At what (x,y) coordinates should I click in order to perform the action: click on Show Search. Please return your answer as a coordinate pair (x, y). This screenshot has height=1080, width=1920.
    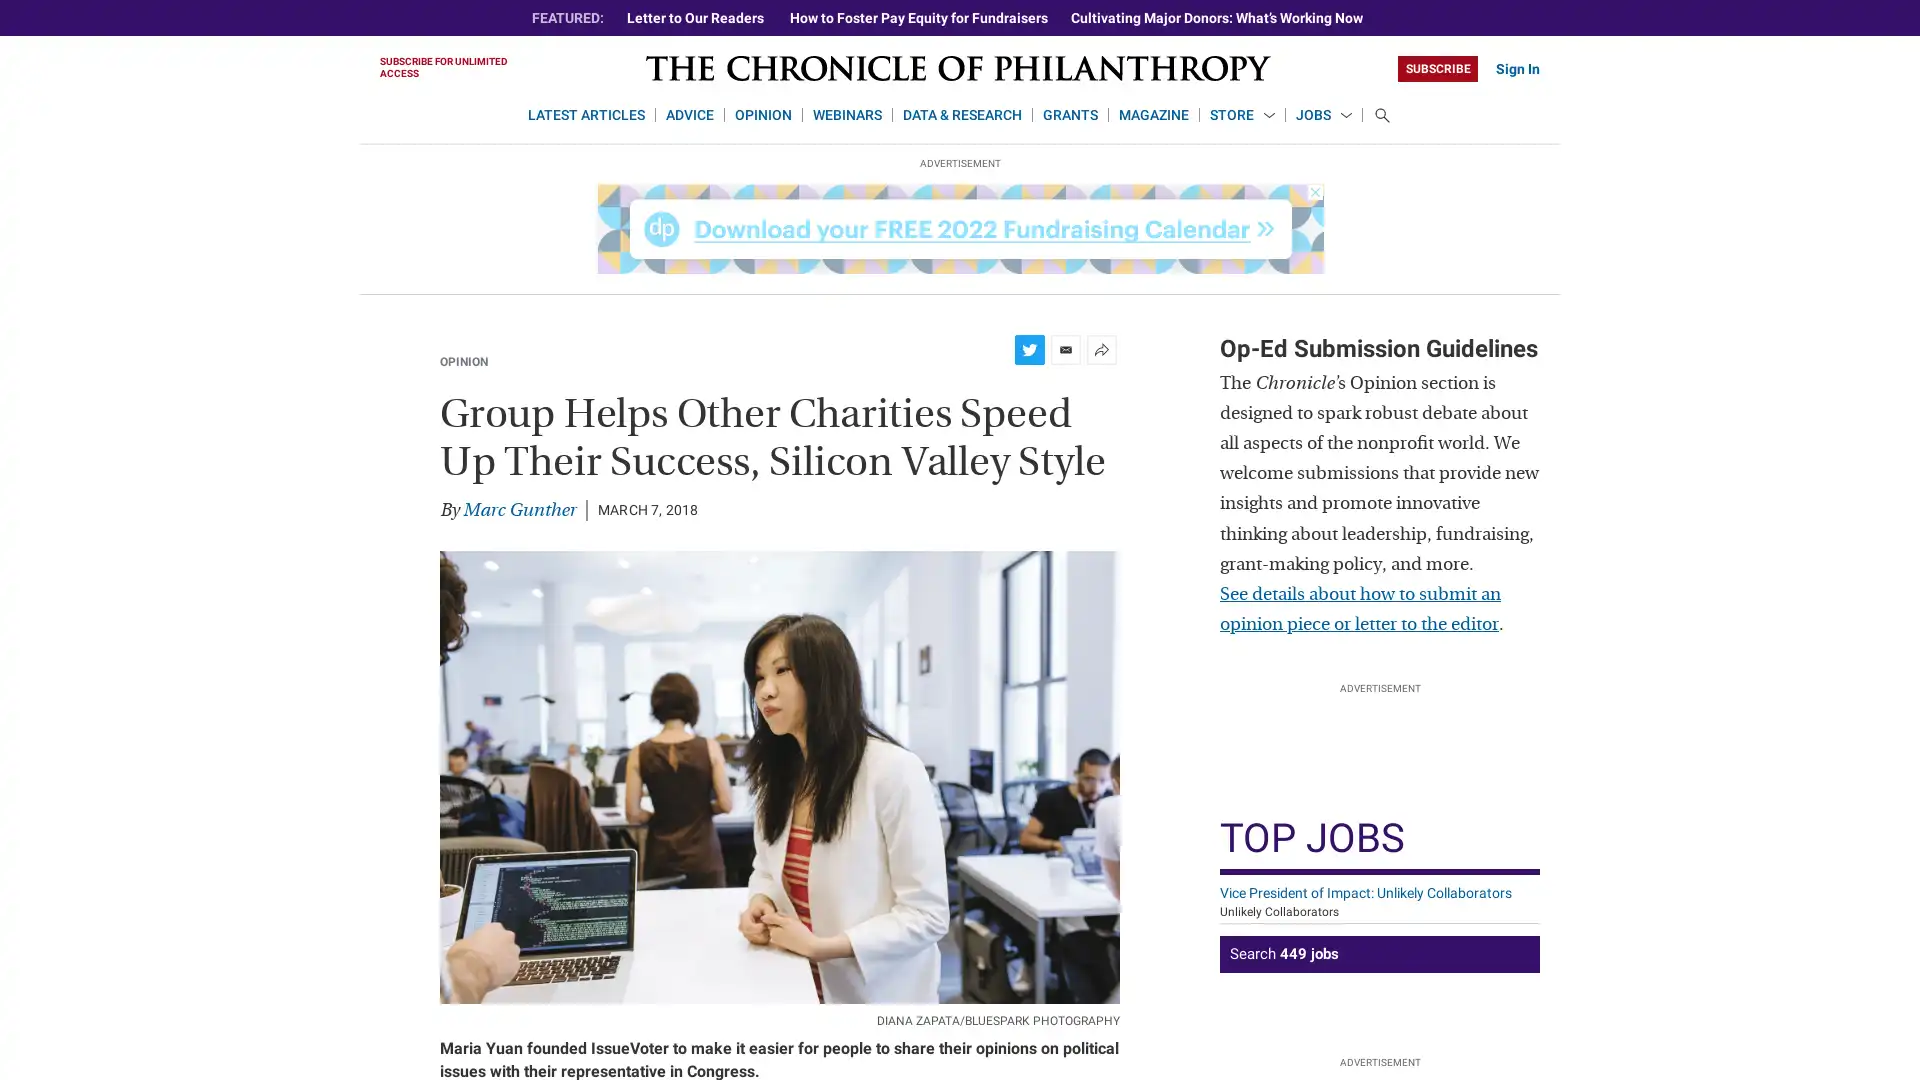
    Looking at the image, I should click on (1381, 115).